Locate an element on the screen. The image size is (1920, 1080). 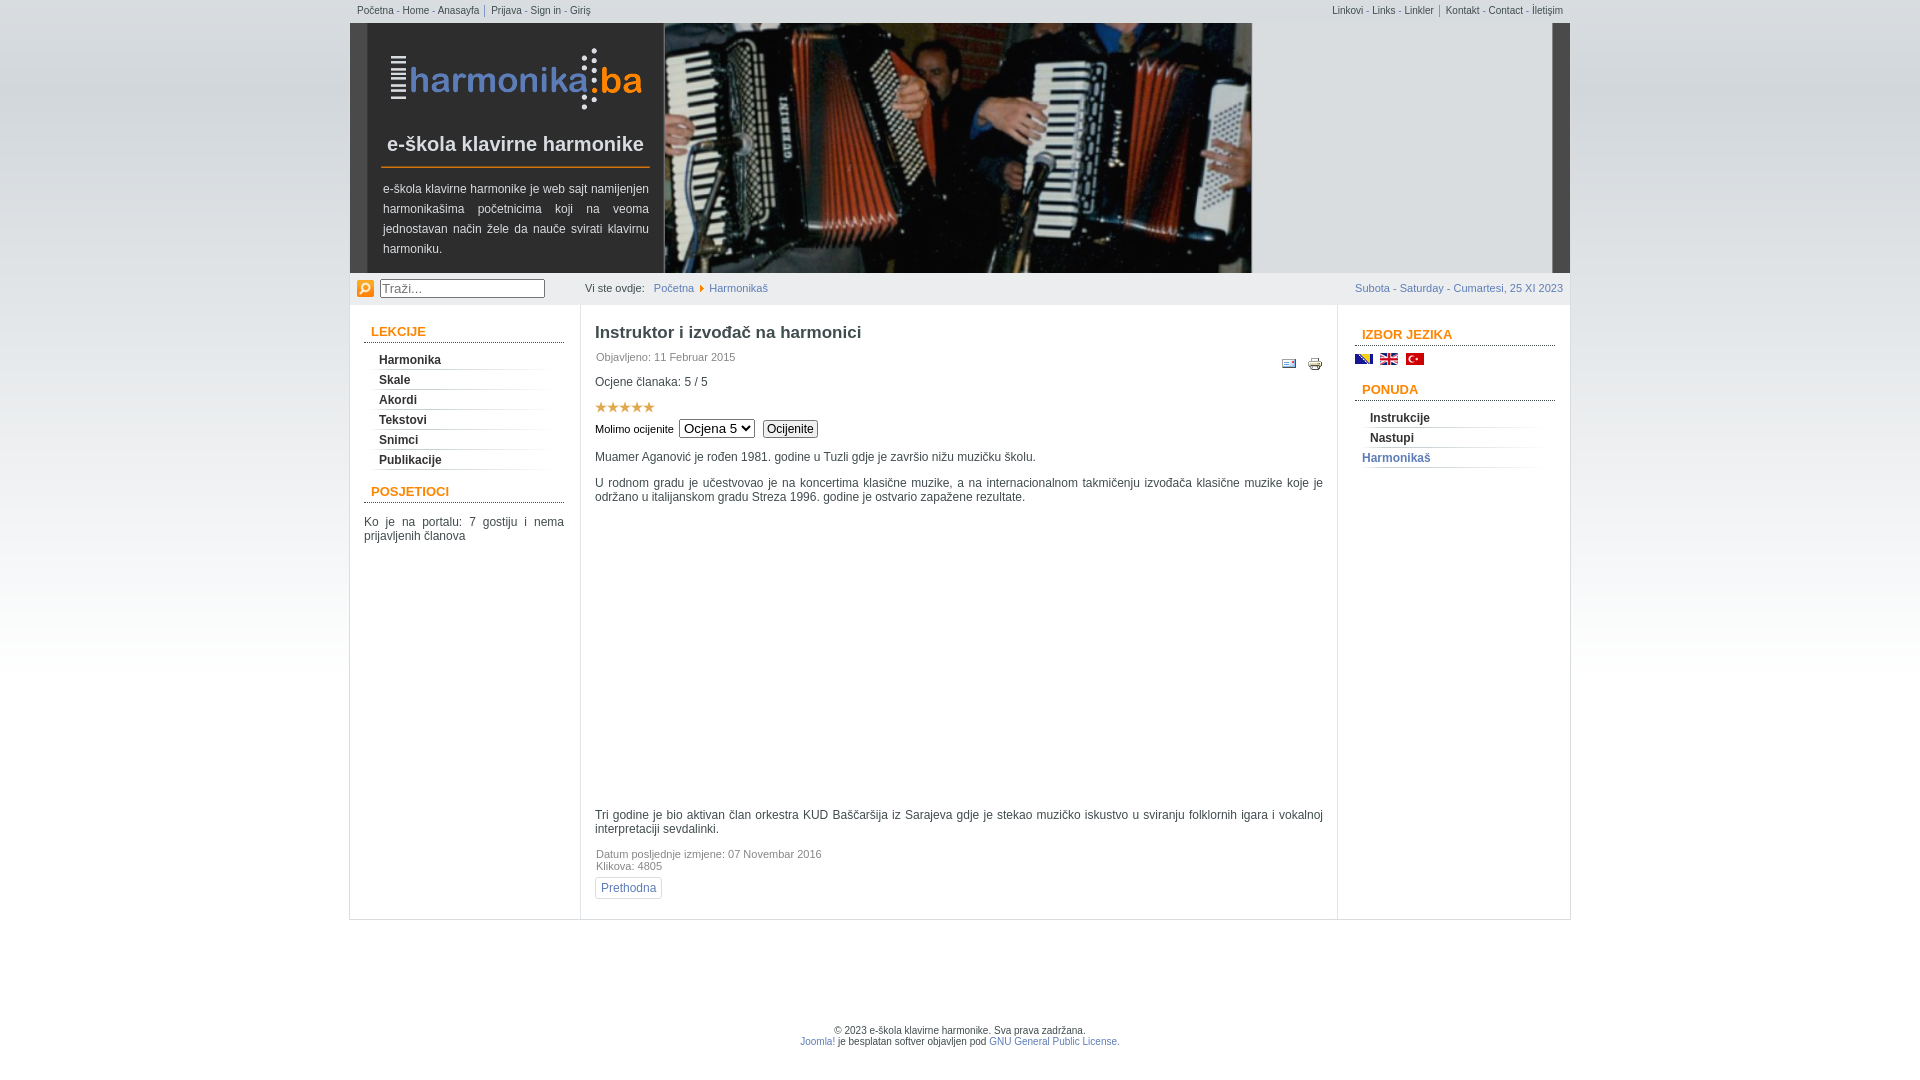
'Ocijenite' is located at coordinates (789, 427).